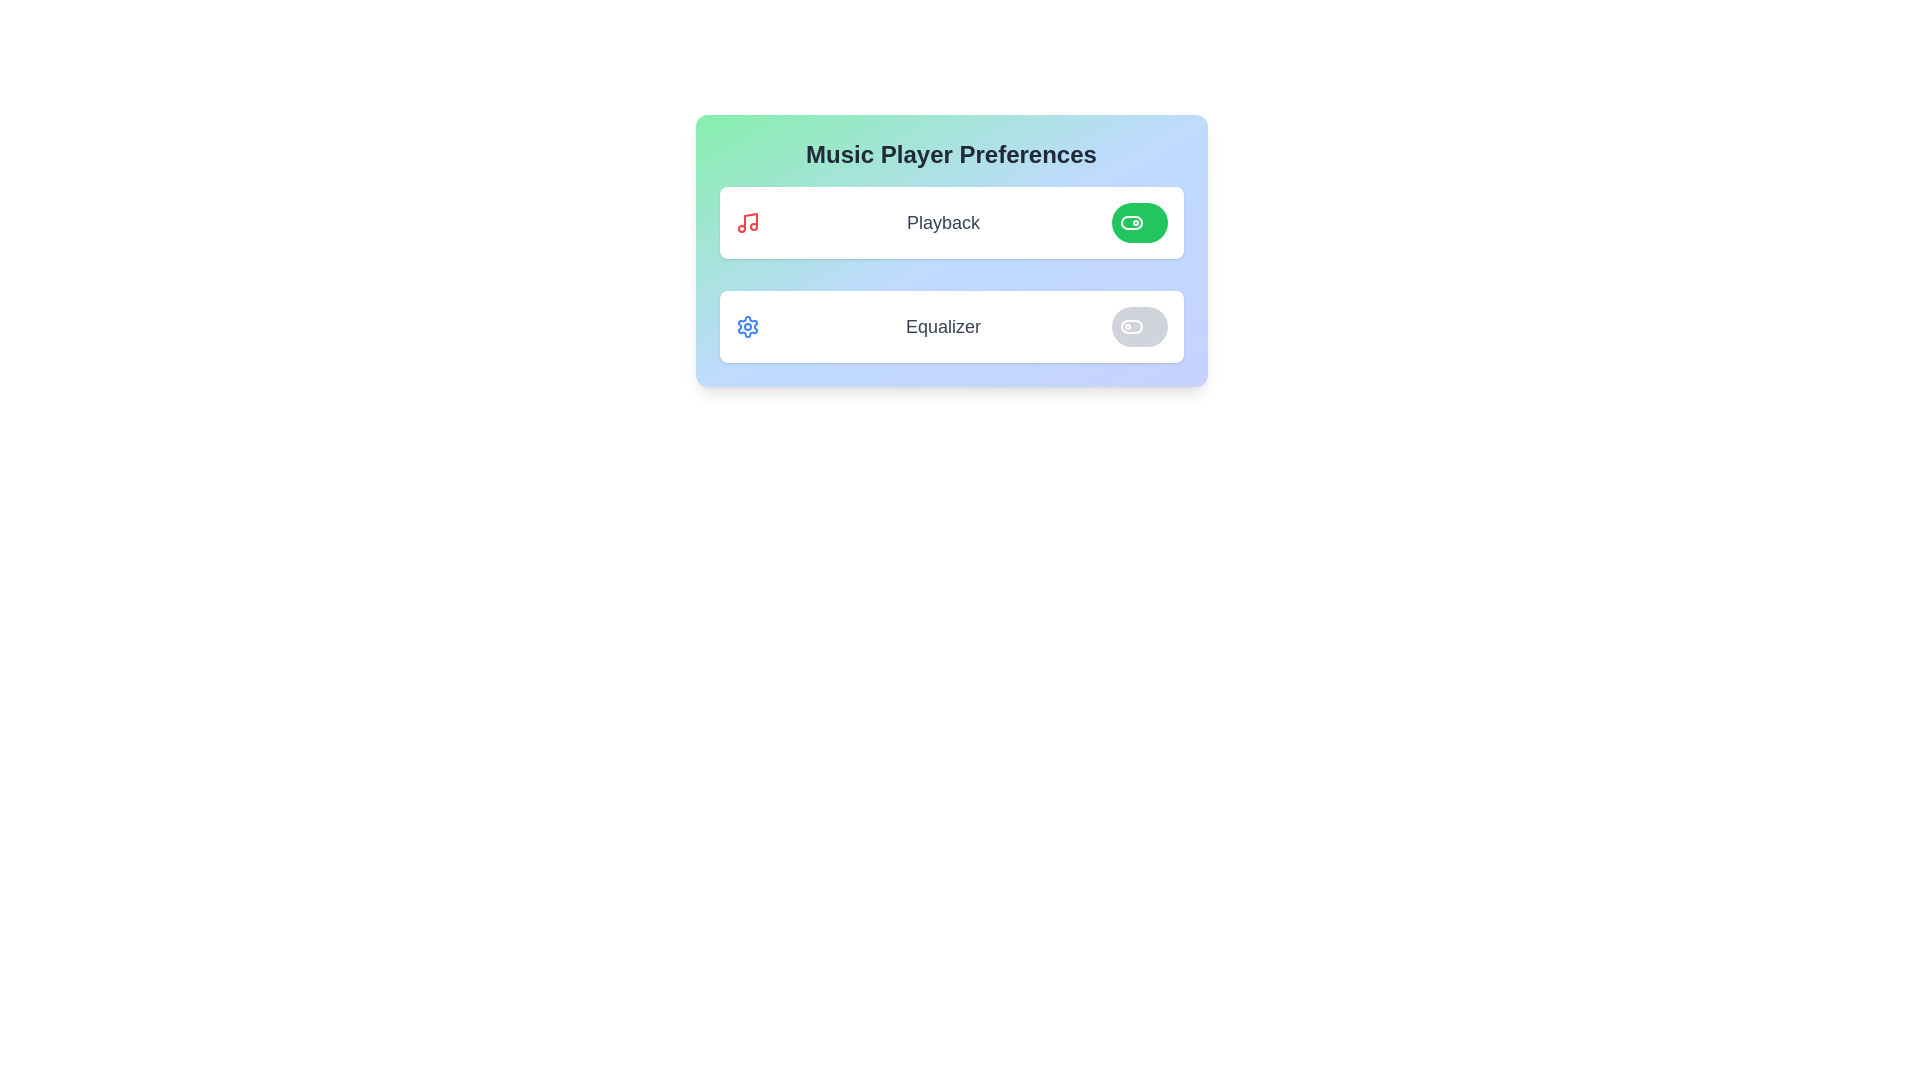 The image size is (1920, 1080). What do you see at coordinates (942, 223) in the screenshot?
I see `text label that displays 'Playback' in a large, gray font, positioned centrally between a red music icon and a green toggle button` at bounding box center [942, 223].